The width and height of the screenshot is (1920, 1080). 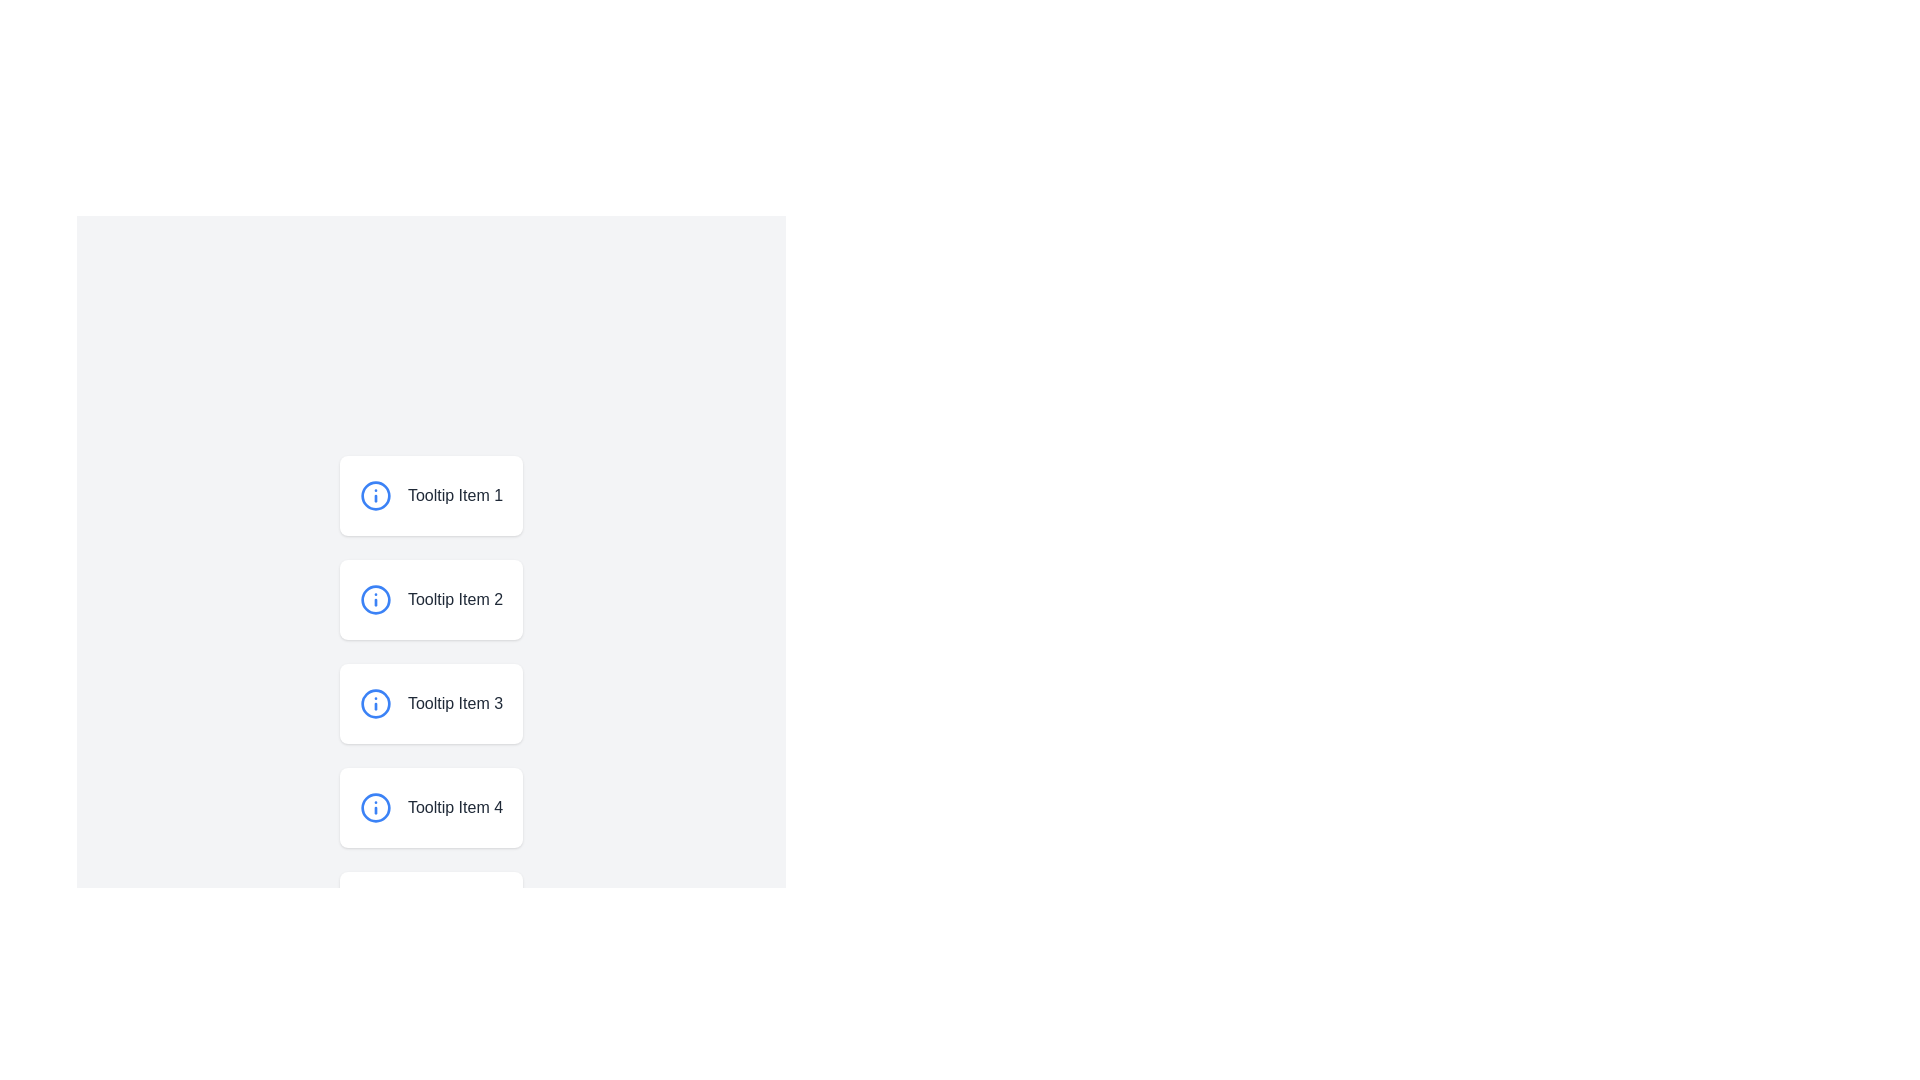 I want to click on the circular SVG icon with an information symbol ('i') in the center, which is styled with a blue outline and a white background, located to the left of 'Tooltip Item 3' in the third row of a vertical list, so click(x=375, y=703).